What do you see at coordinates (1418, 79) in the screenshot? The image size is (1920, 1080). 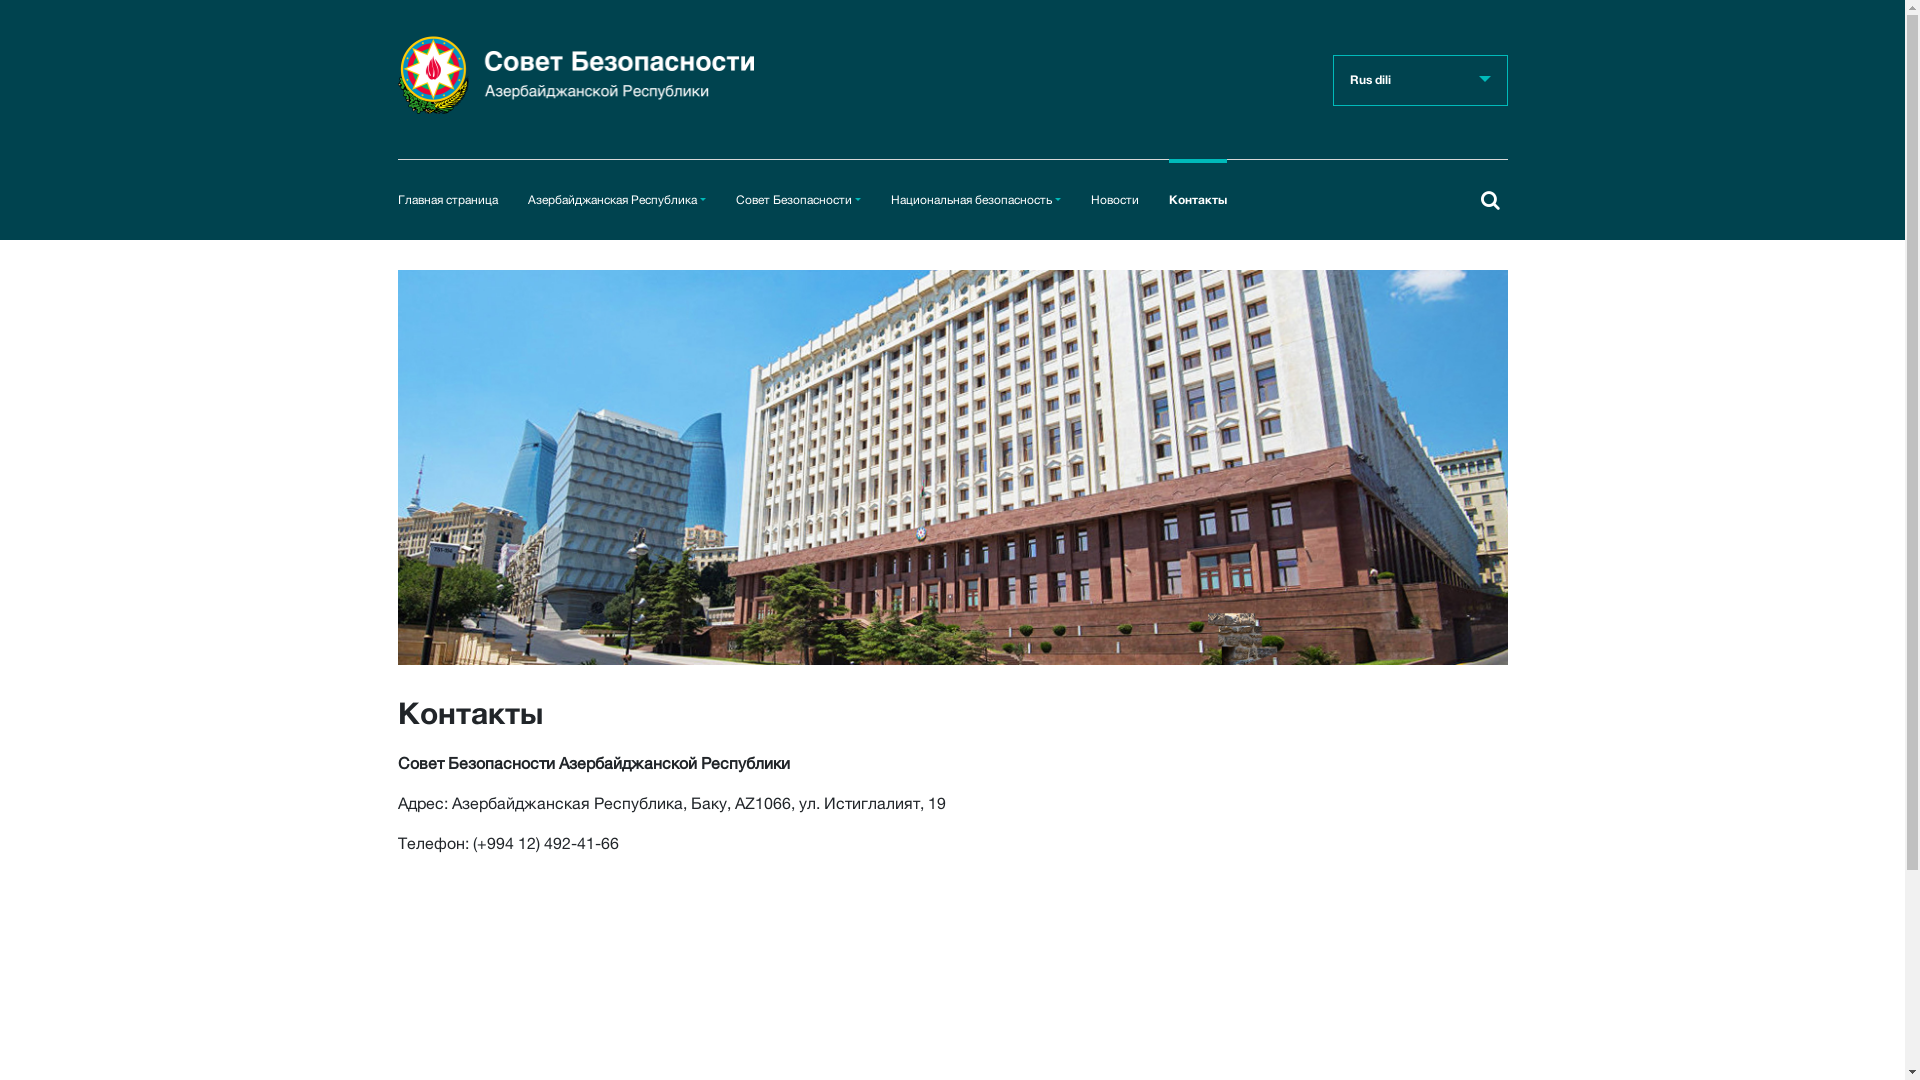 I see `'Rus dili'` at bounding box center [1418, 79].